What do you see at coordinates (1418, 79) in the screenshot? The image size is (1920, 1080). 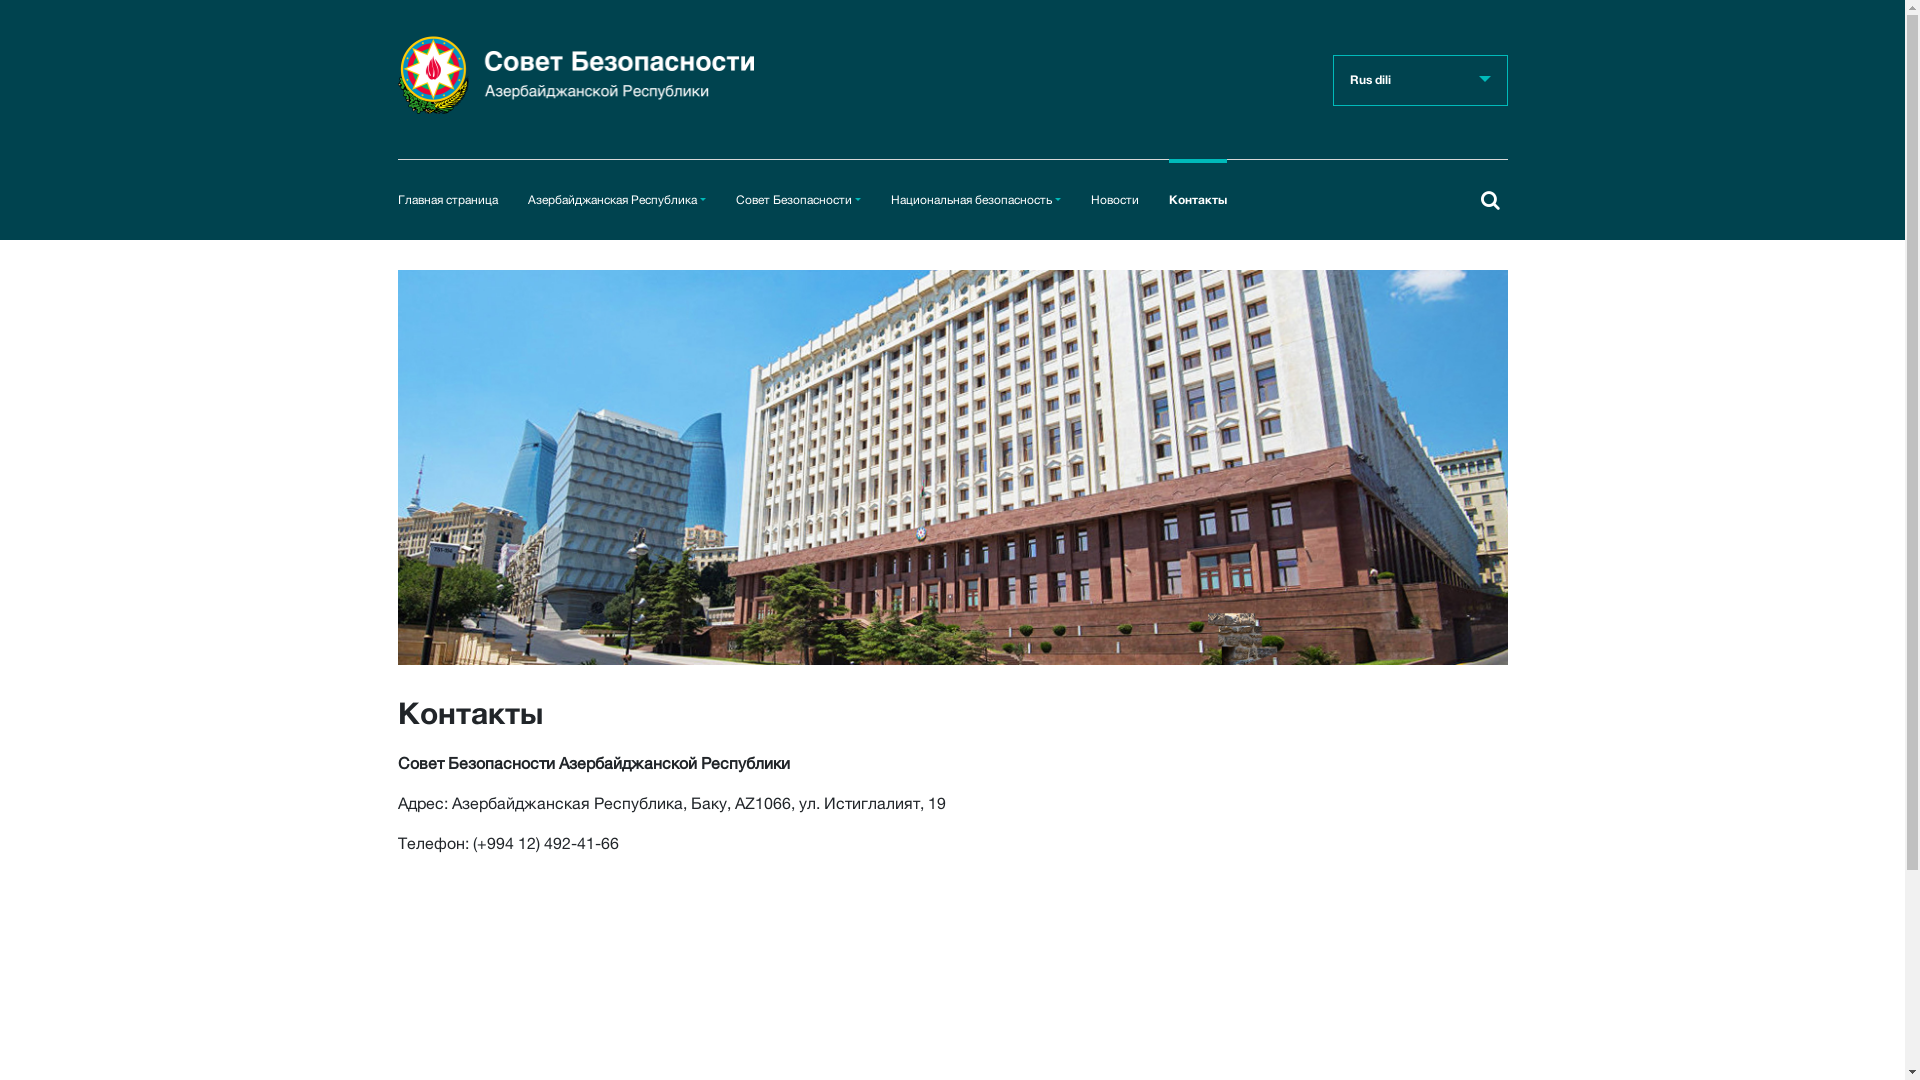 I see `'Rus dili'` at bounding box center [1418, 79].